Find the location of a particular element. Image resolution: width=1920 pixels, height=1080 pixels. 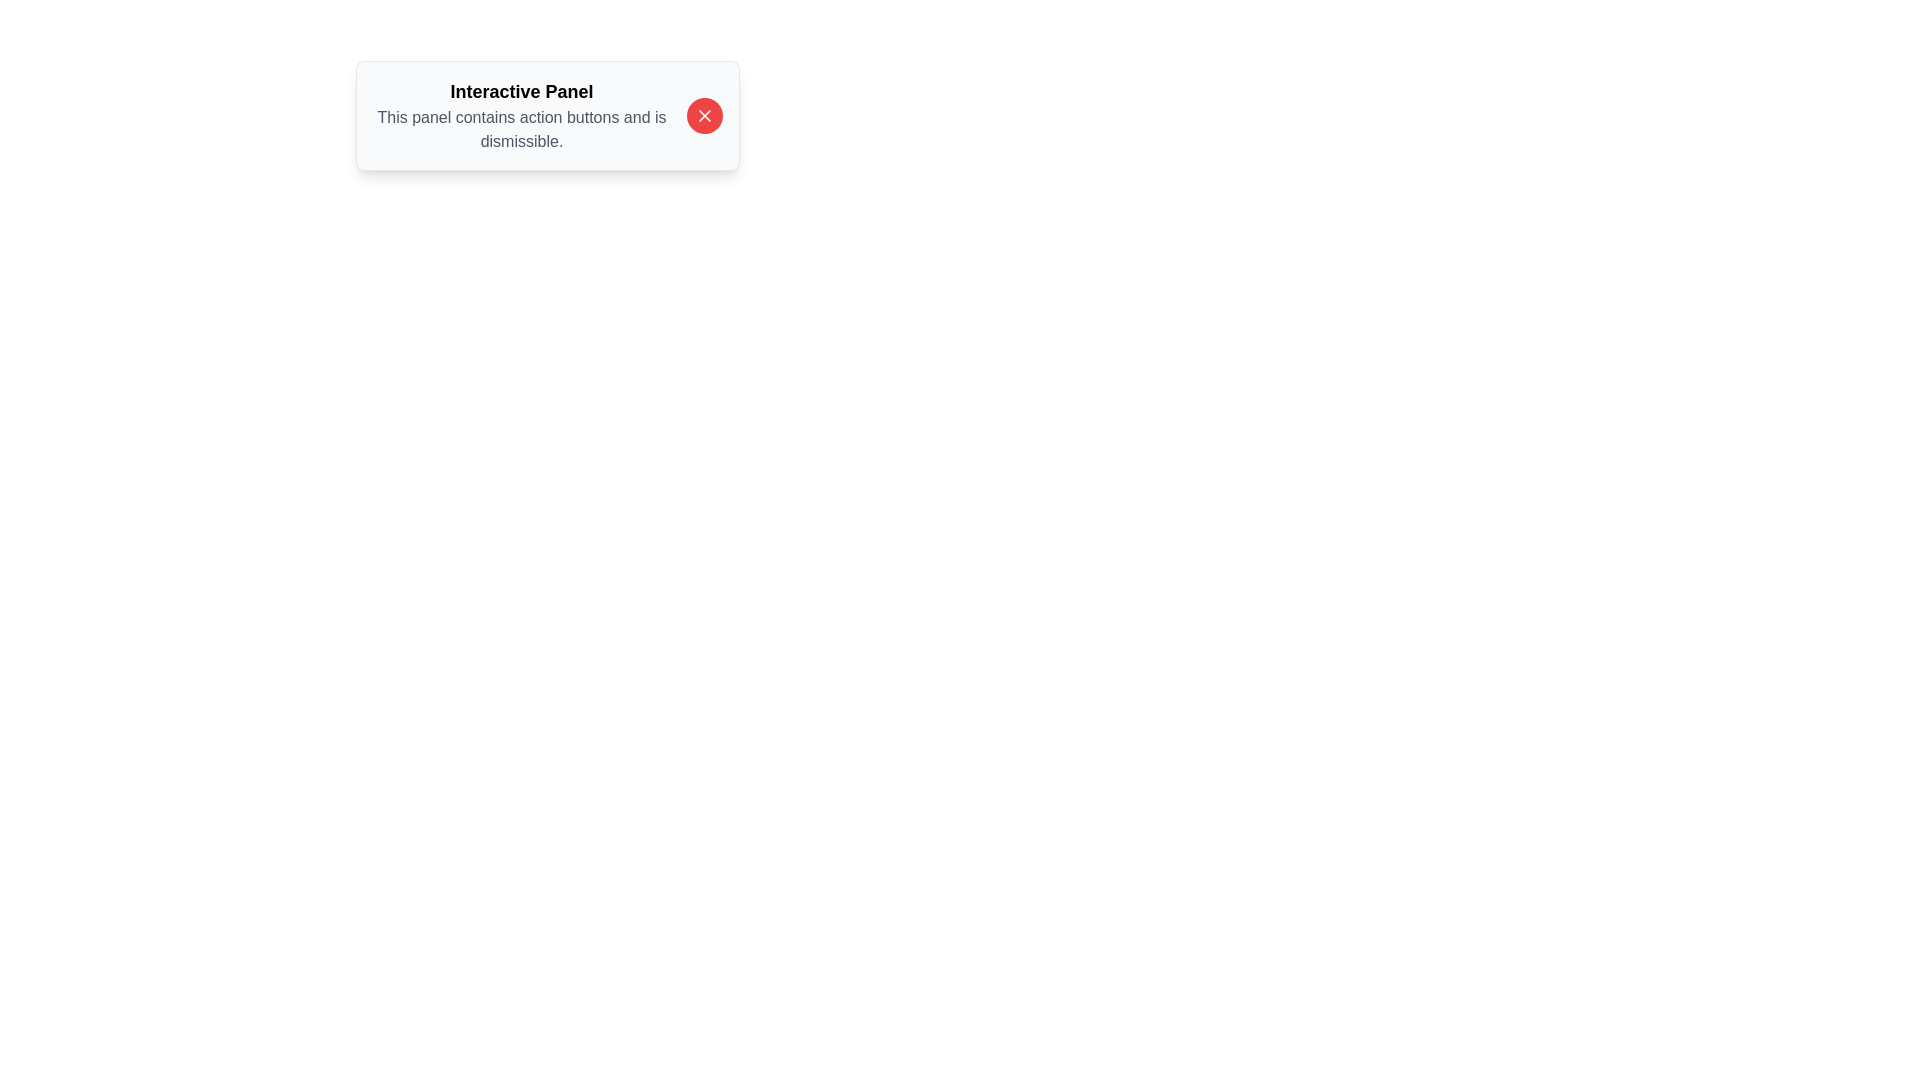

the close icon within the red circular button on the right side of the white panel is located at coordinates (705, 115).